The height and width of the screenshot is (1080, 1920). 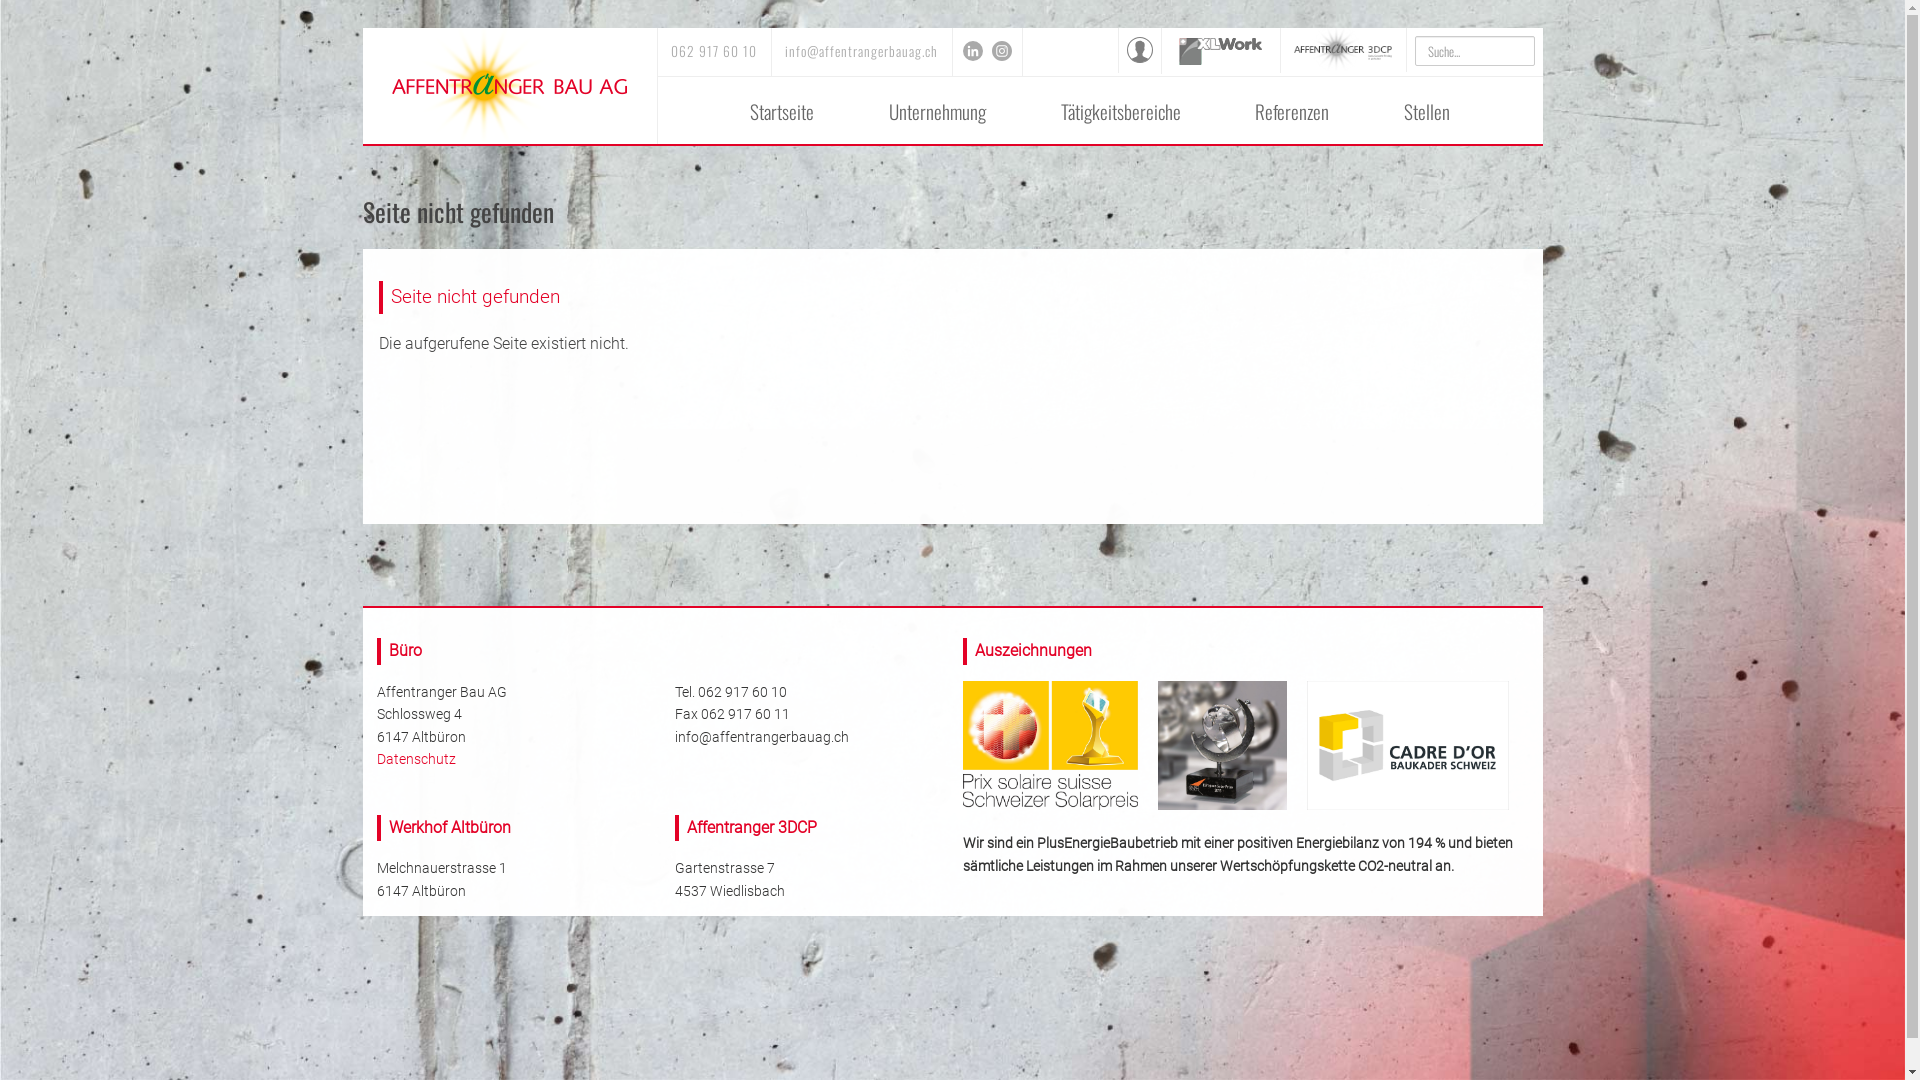 What do you see at coordinates (784, 49) in the screenshot?
I see `'info@affentrangerbauag.ch'` at bounding box center [784, 49].